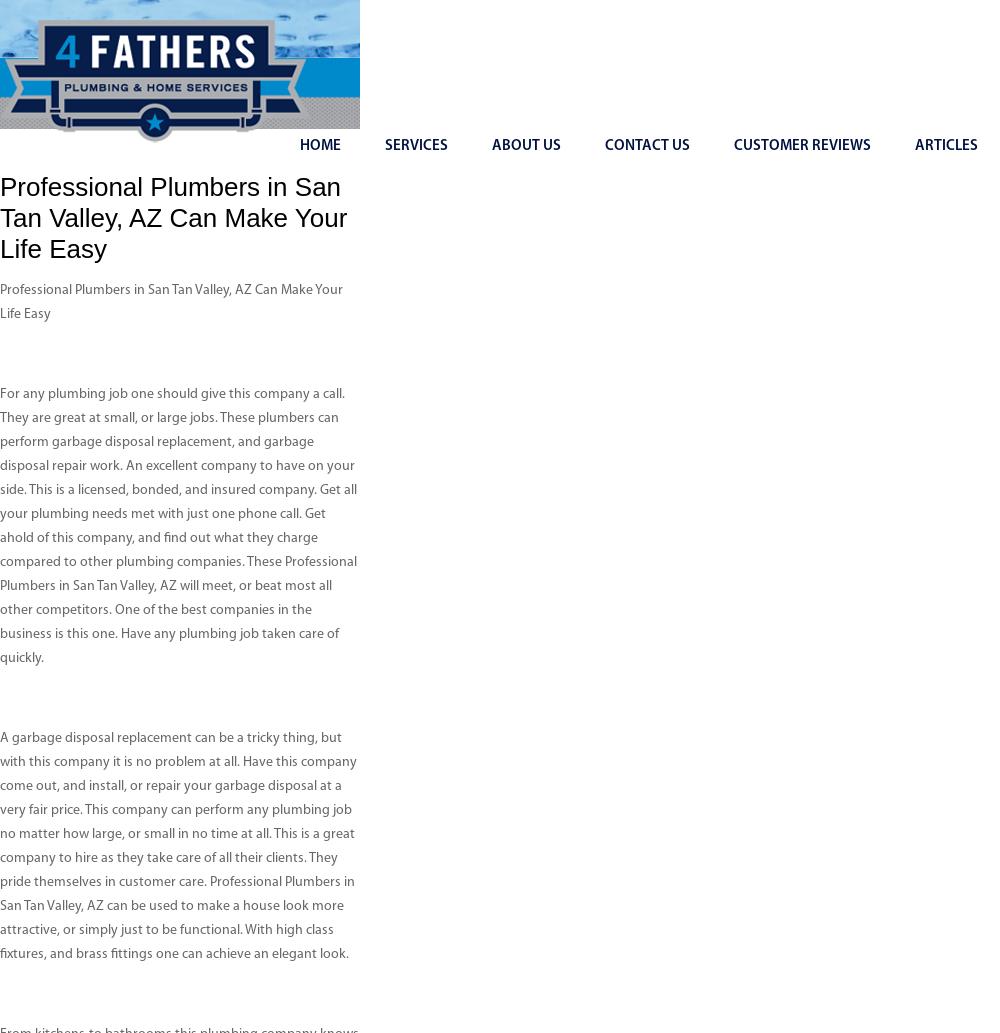 The height and width of the screenshot is (1033, 1000). I want to click on 'For any plumbing job one should give this company a call. They are great at small, or large jobs. These plumbers can perform garbage disposal replacement, and garbage disposal repair work. An excellent company to have on your side. This is a licensed, bonded, and insured company. Get all your plumbing needs met with just one phone call. Get ahold of this company, and find out what they charge compared to other plumbing companies. These Professional Plumbers in San Tan Valley, AZ will meet, or beat most all other competitors. One of the best companies in the business is this one. Have any plumbing job taken care of quickly.', so click(178, 525).